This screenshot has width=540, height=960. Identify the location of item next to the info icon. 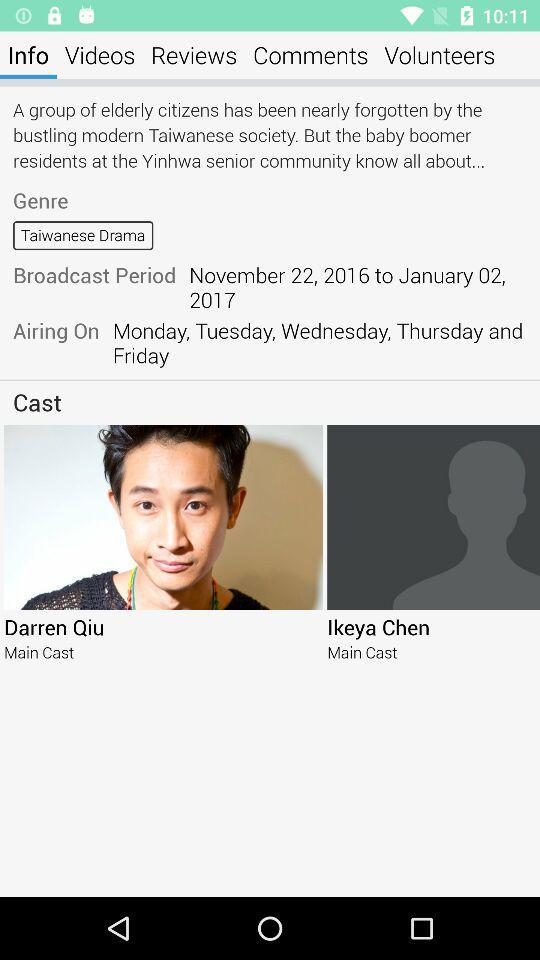
(99, 54).